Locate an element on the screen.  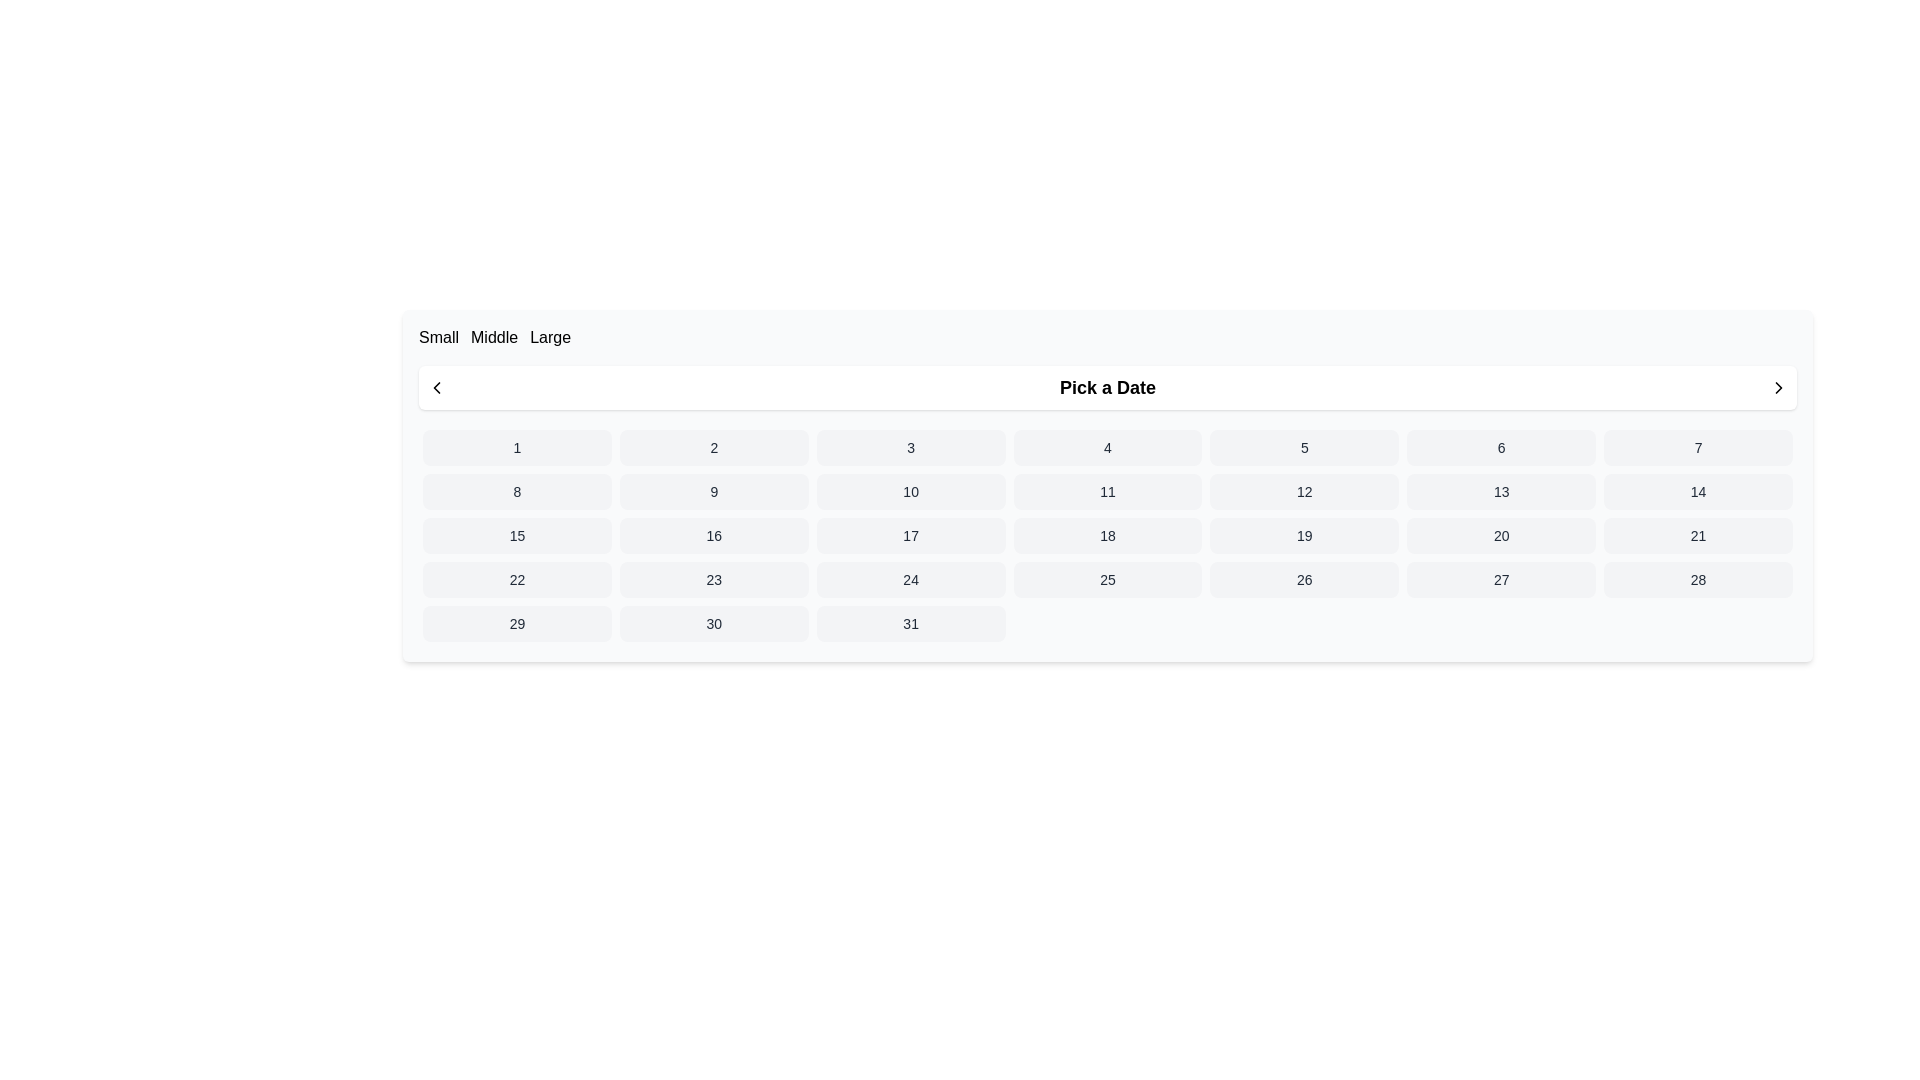
the button representing a selectable day in the fourth row and first column of the date picker grid is located at coordinates (517, 579).